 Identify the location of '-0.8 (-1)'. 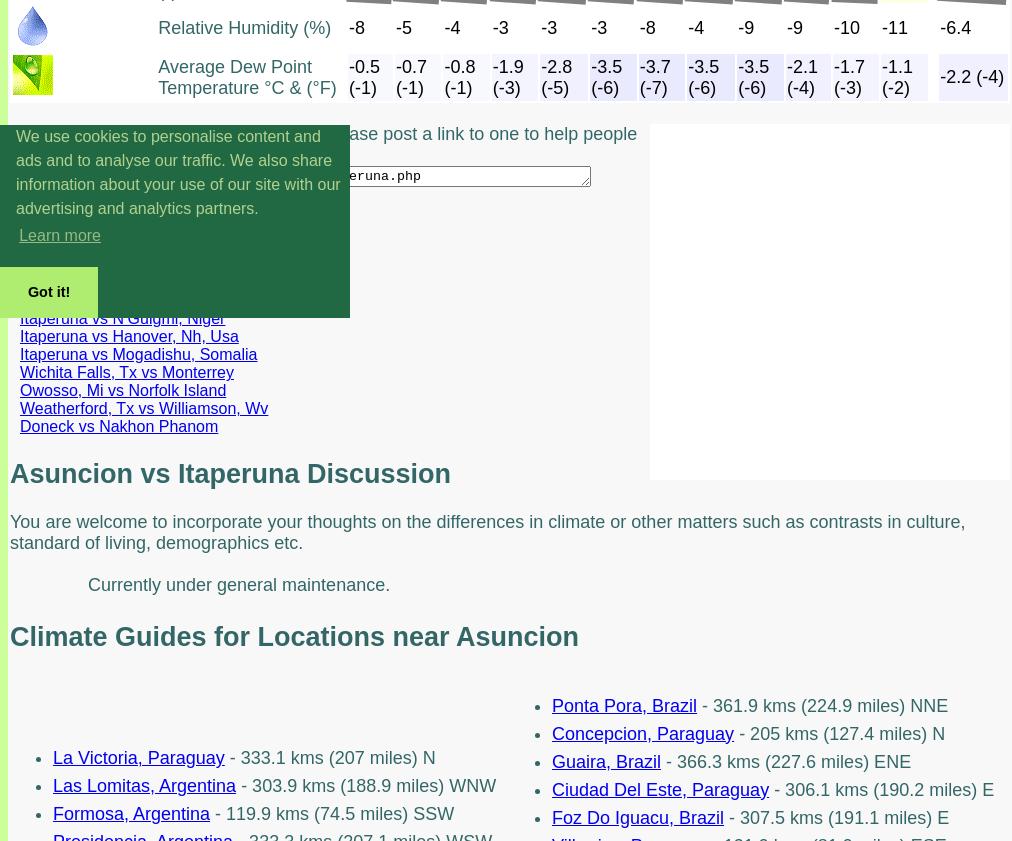
(459, 75).